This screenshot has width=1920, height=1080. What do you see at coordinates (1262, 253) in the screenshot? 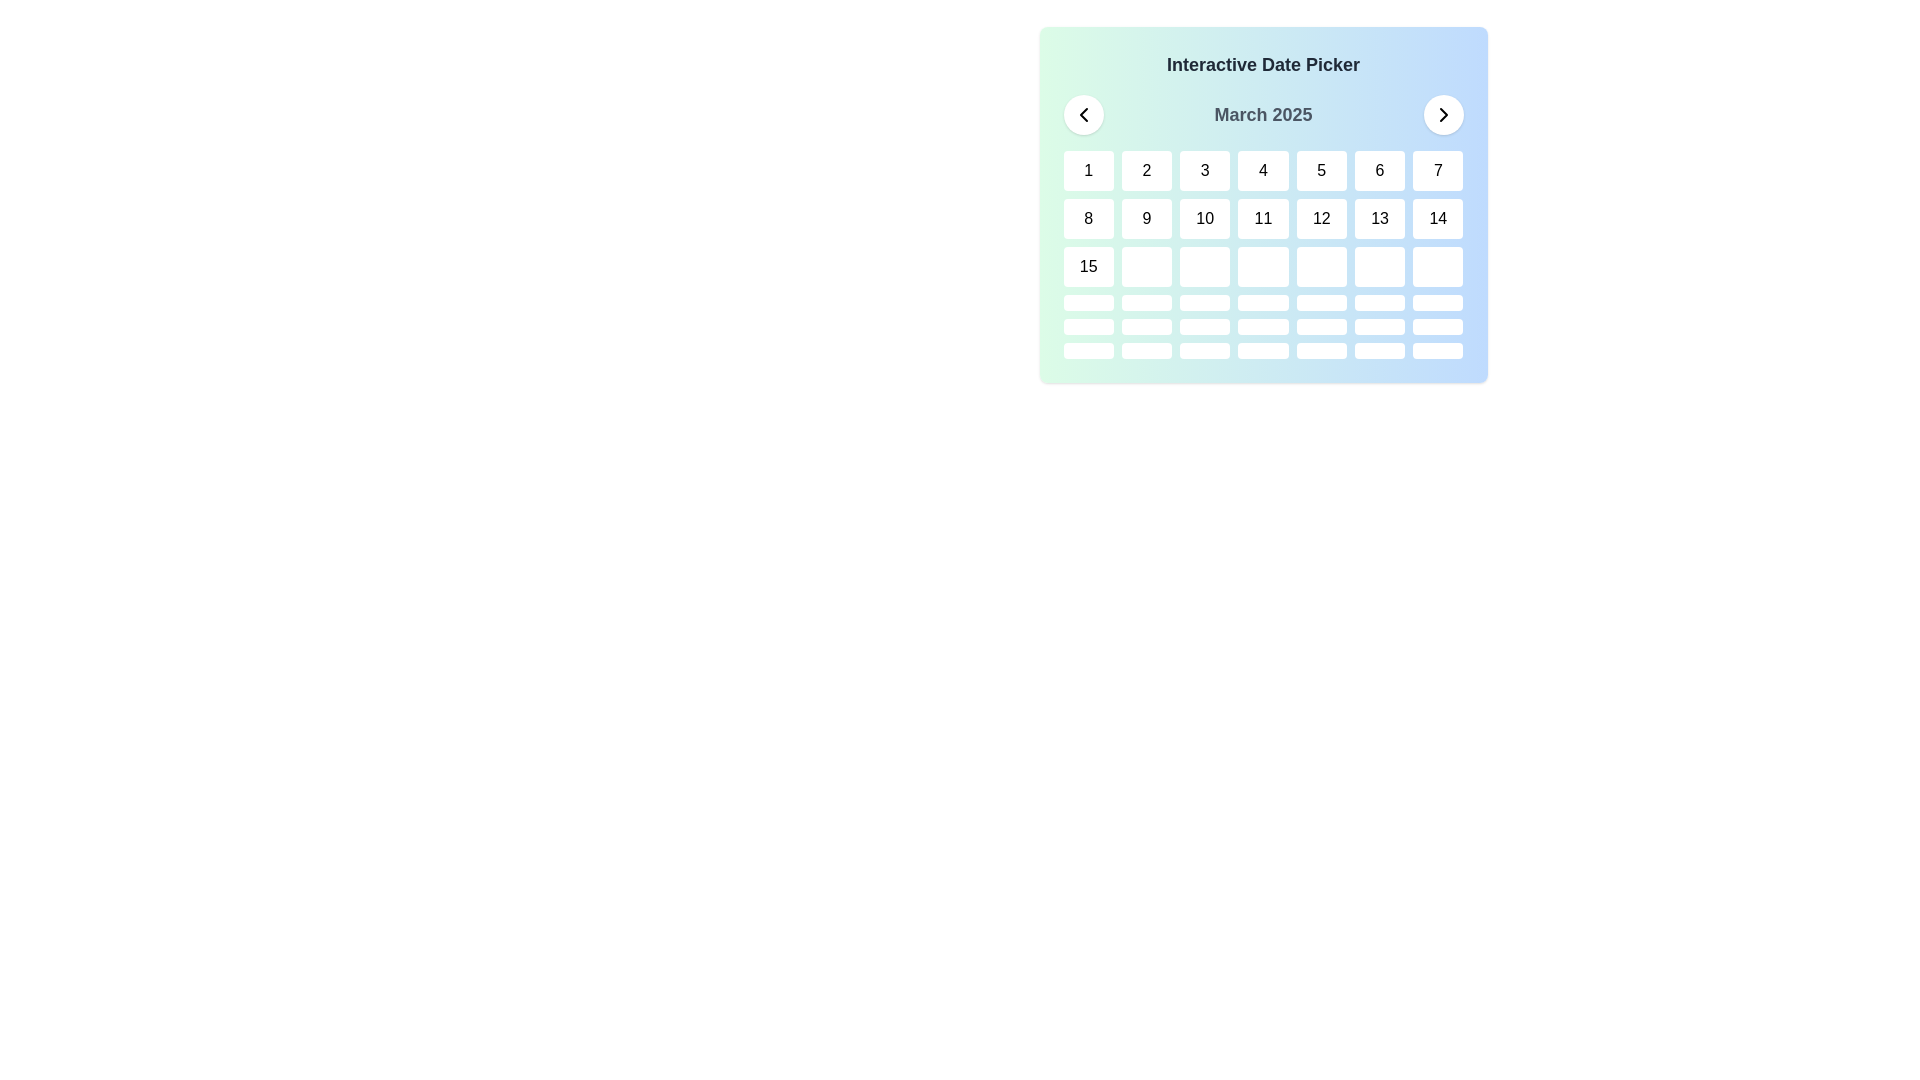
I see `a cell` at bounding box center [1262, 253].